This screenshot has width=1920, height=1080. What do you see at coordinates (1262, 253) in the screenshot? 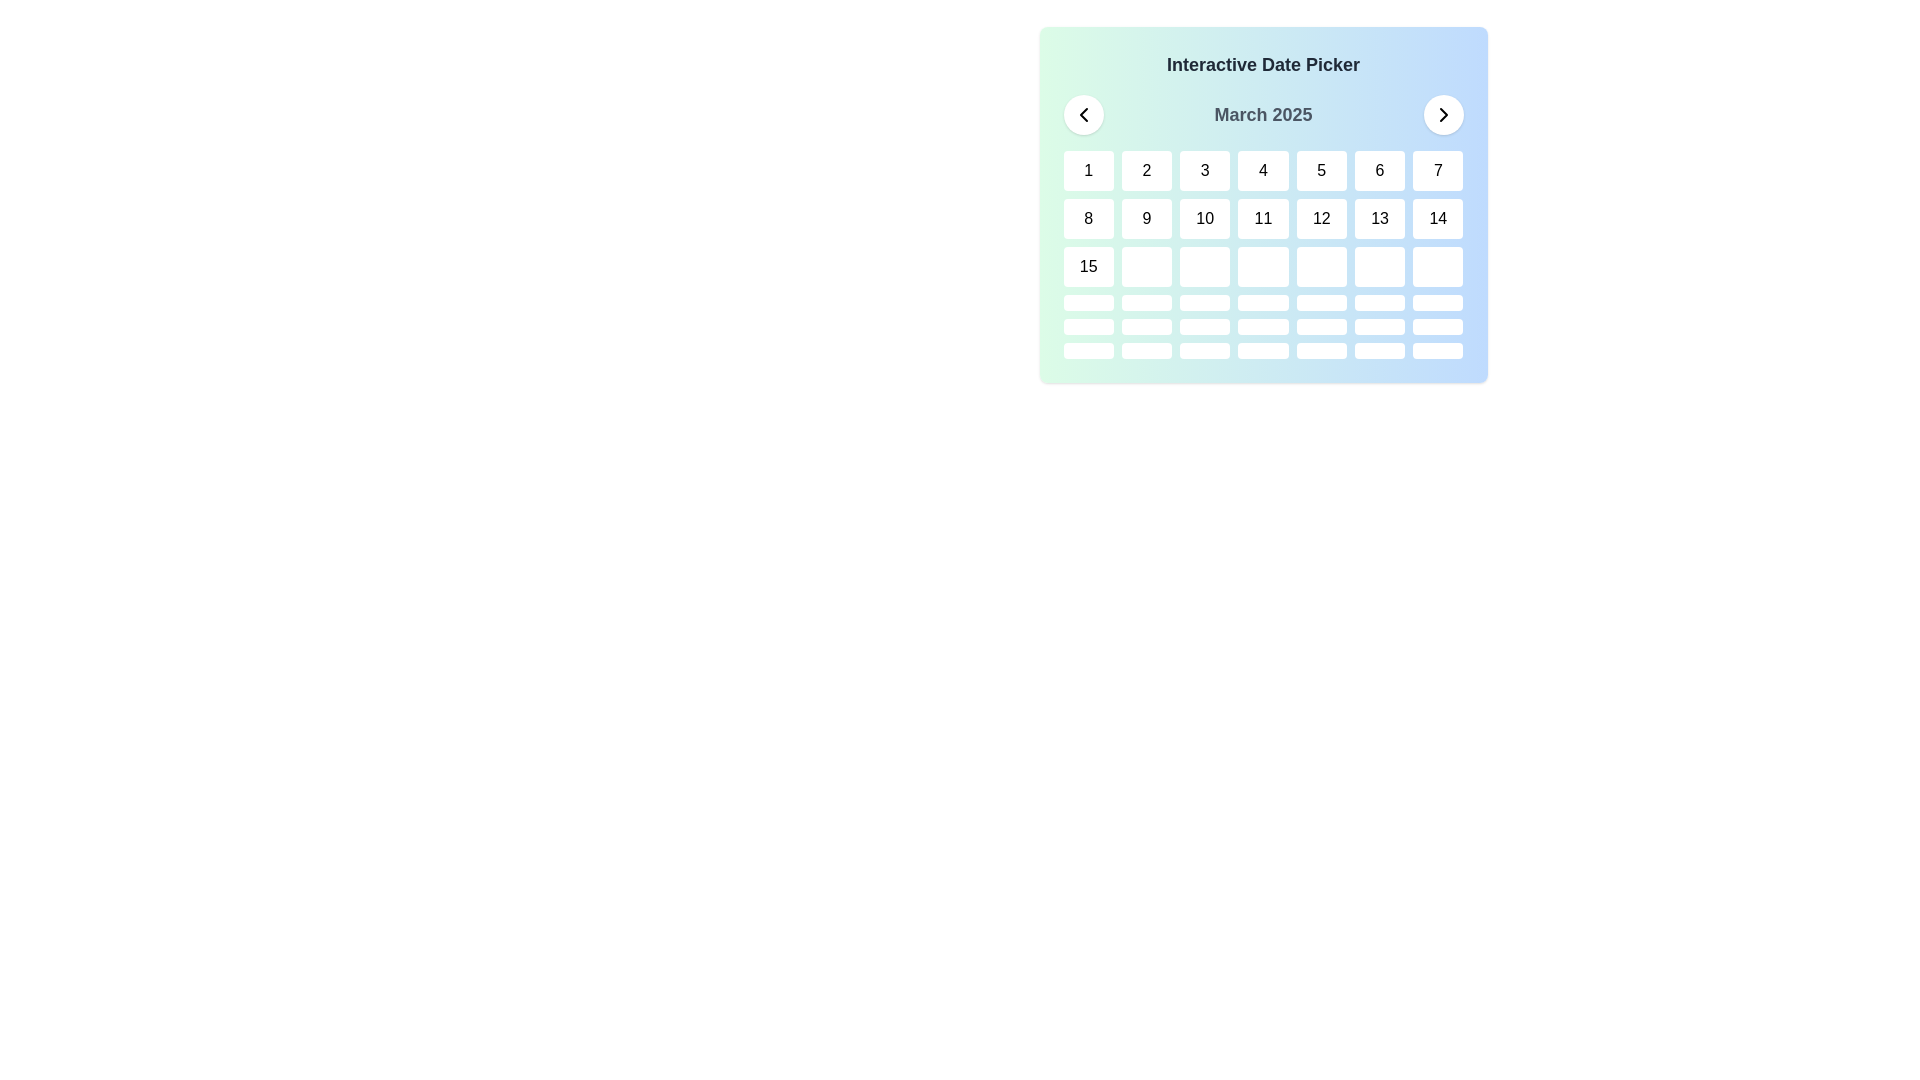
I see `a cell` at bounding box center [1262, 253].